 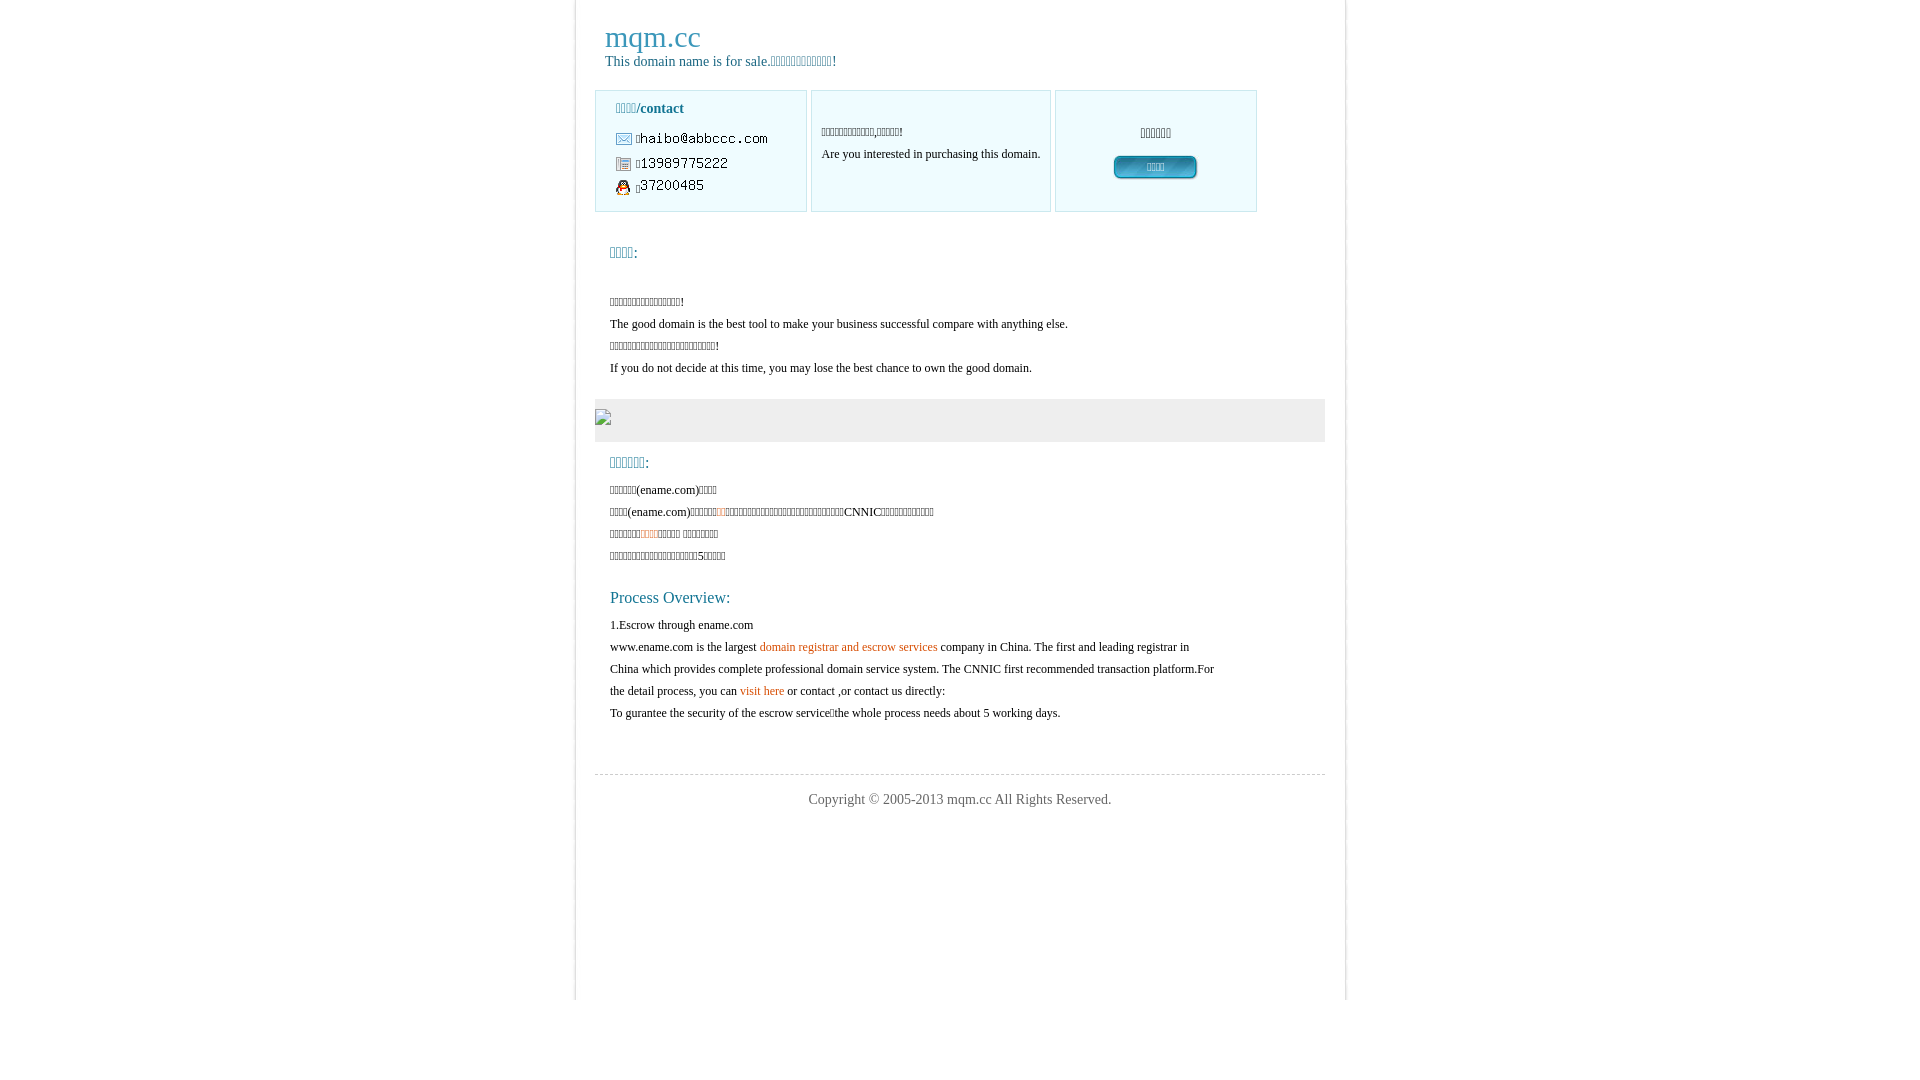 What do you see at coordinates (761, 689) in the screenshot?
I see `'visit here'` at bounding box center [761, 689].